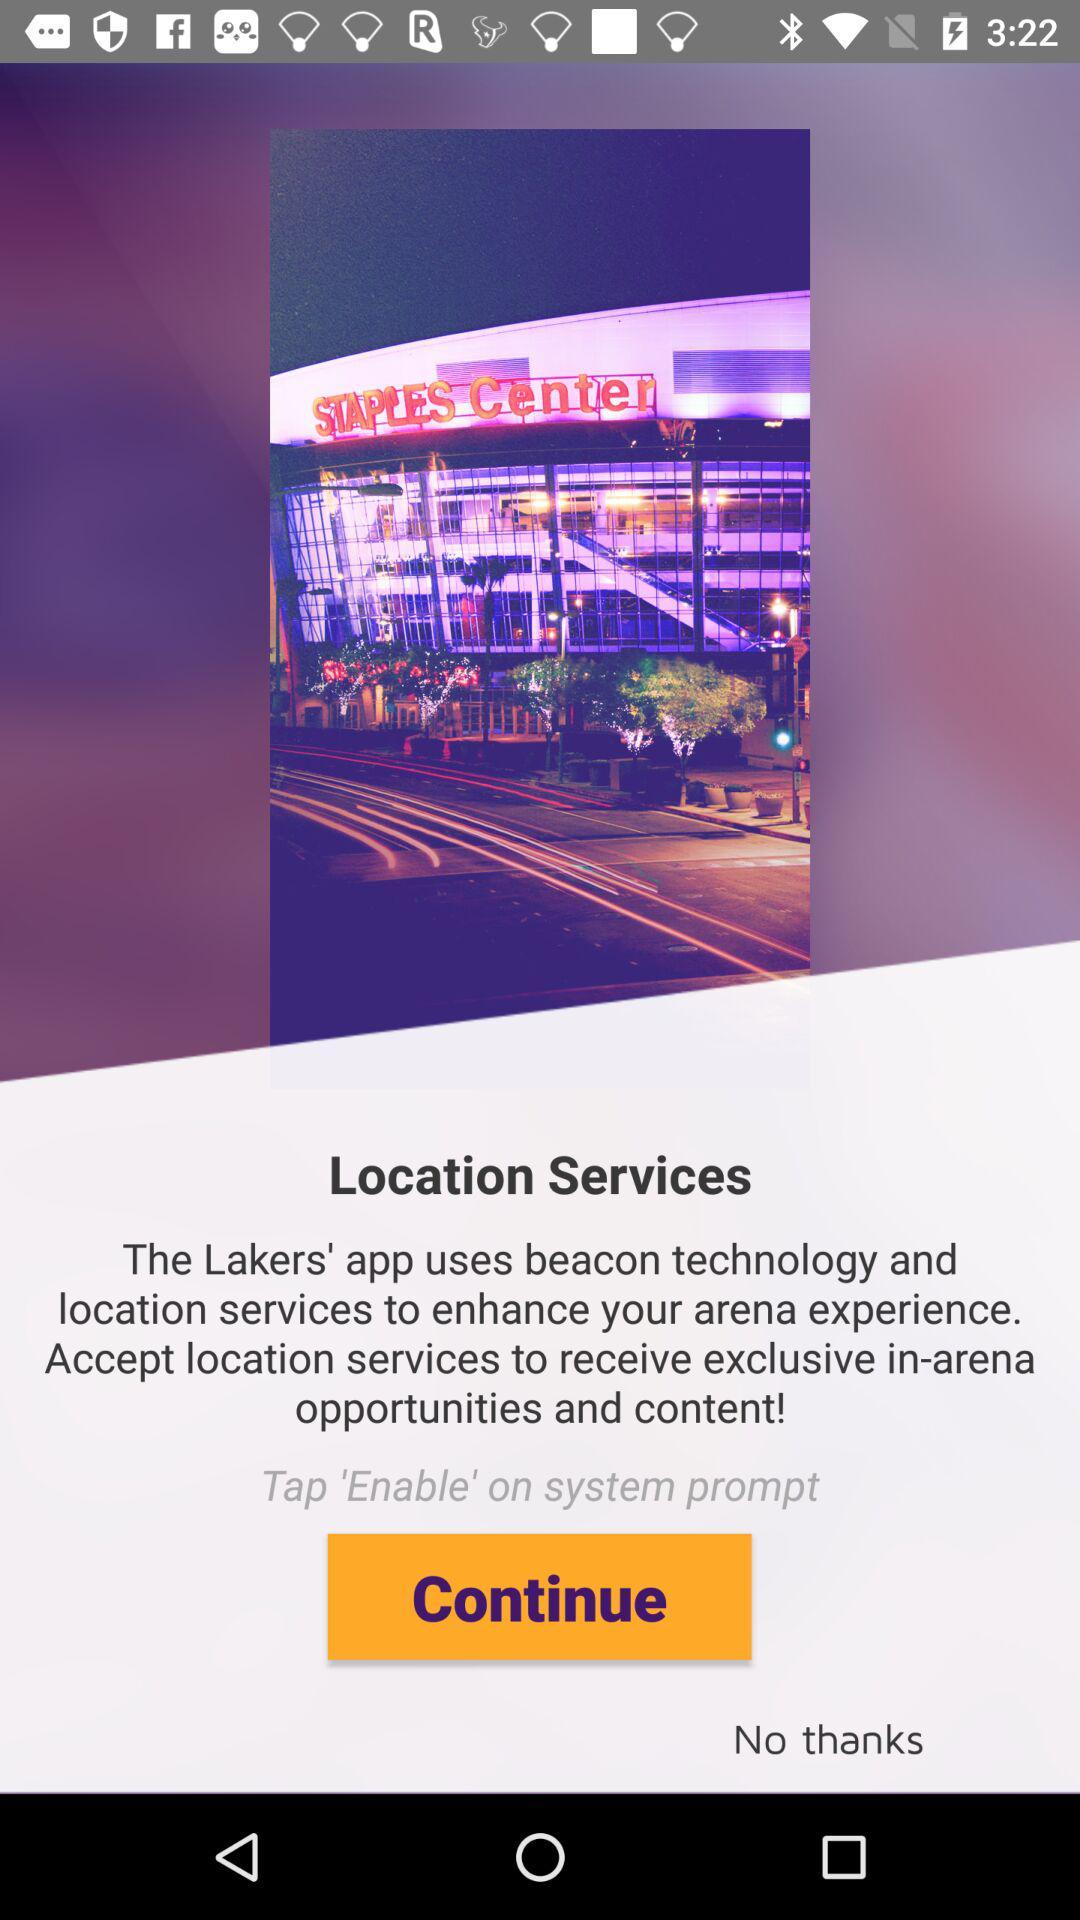 The height and width of the screenshot is (1920, 1080). I want to click on continue, so click(538, 1595).